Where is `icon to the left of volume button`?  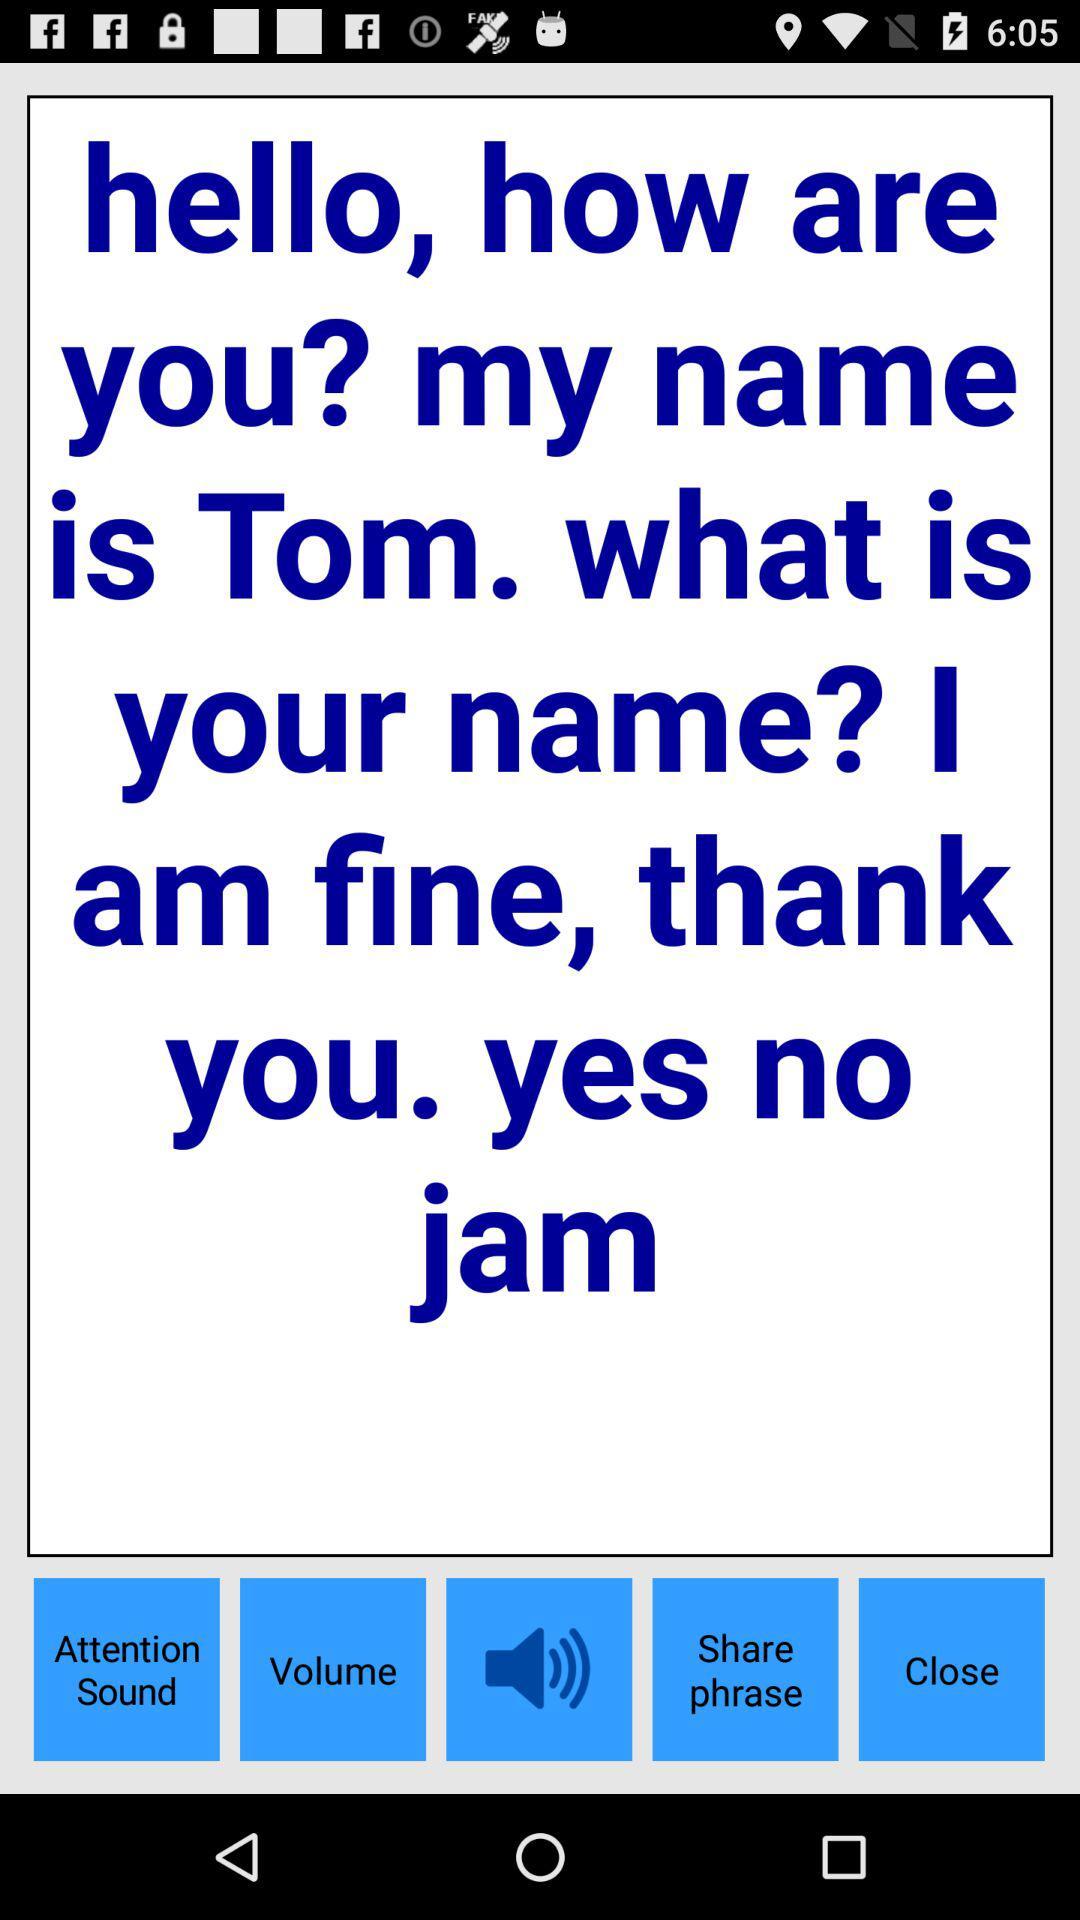 icon to the left of volume button is located at coordinates (126, 1669).